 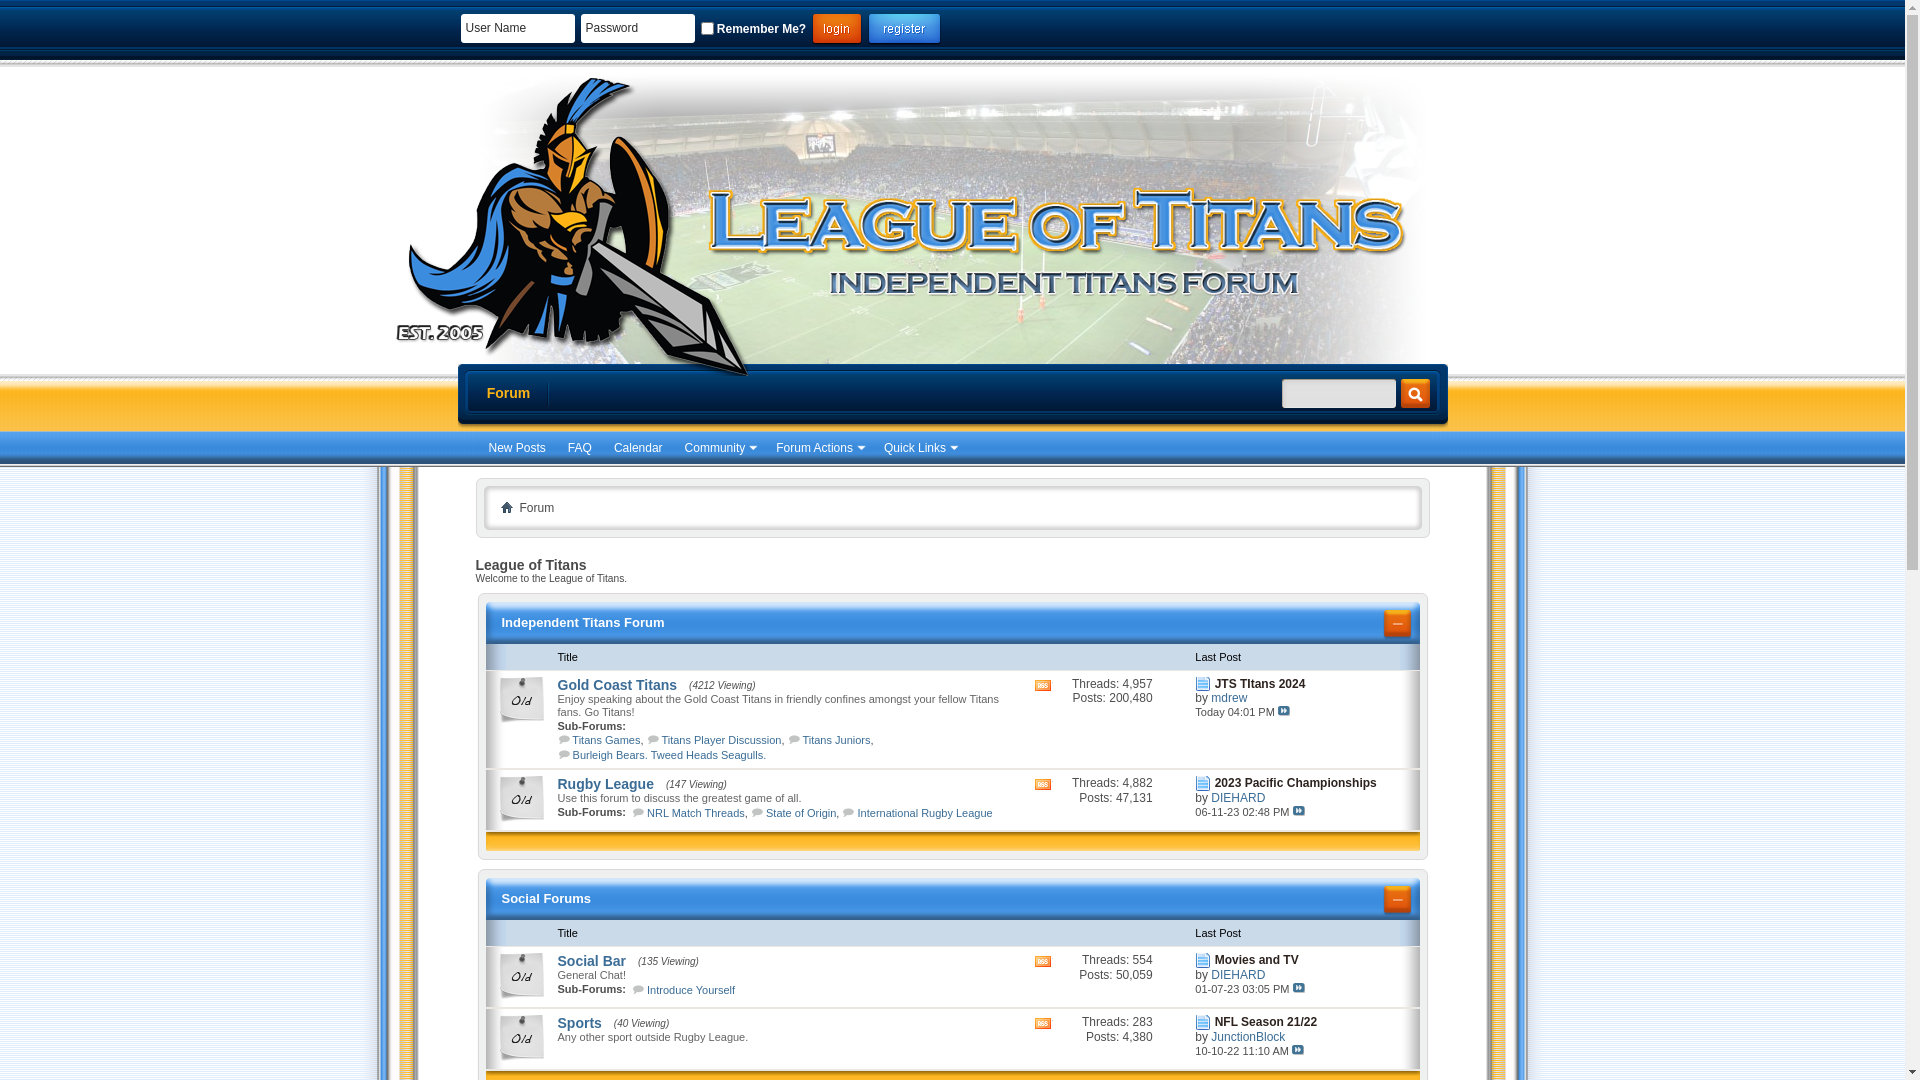 What do you see at coordinates (1213, 959) in the screenshot?
I see `'Movies and TV'` at bounding box center [1213, 959].